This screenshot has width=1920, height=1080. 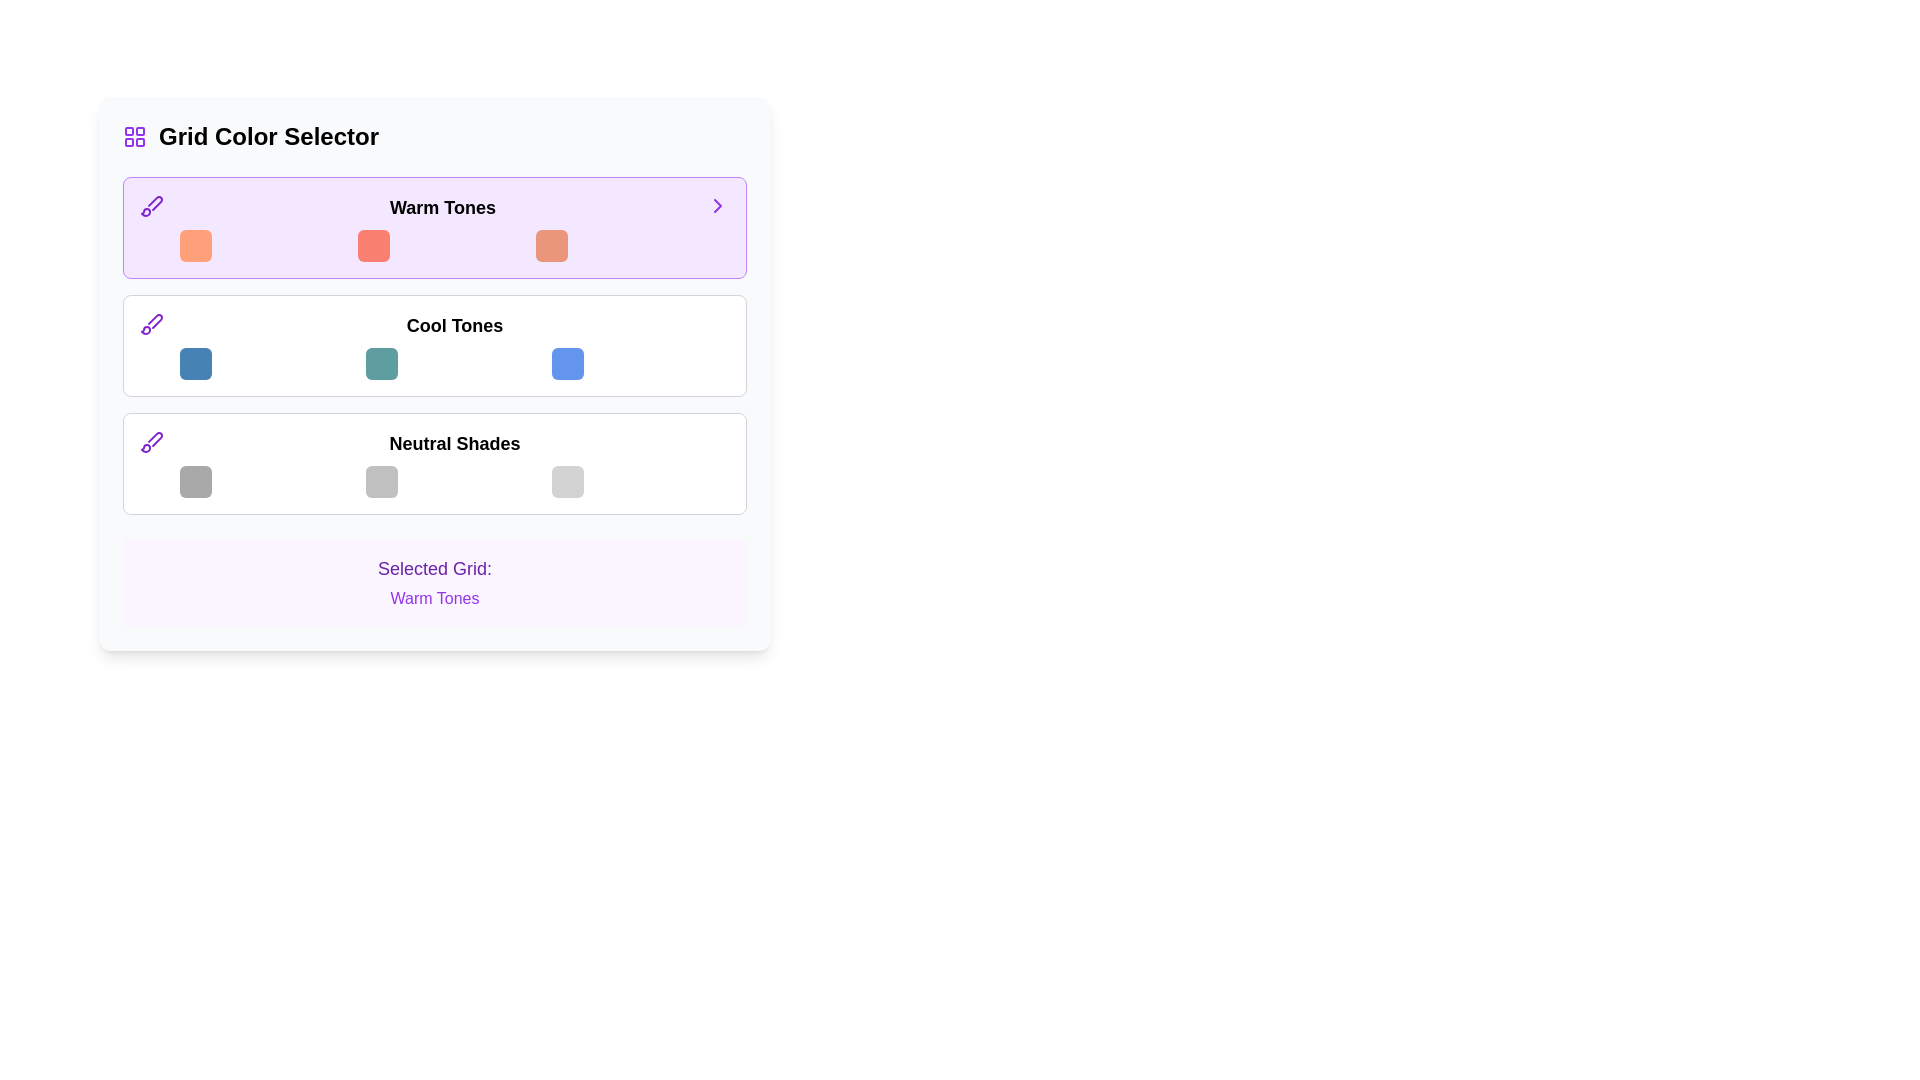 What do you see at coordinates (441, 245) in the screenshot?
I see `a color block within the 'Warm Tones' grid layout` at bounding box center [441, 245].